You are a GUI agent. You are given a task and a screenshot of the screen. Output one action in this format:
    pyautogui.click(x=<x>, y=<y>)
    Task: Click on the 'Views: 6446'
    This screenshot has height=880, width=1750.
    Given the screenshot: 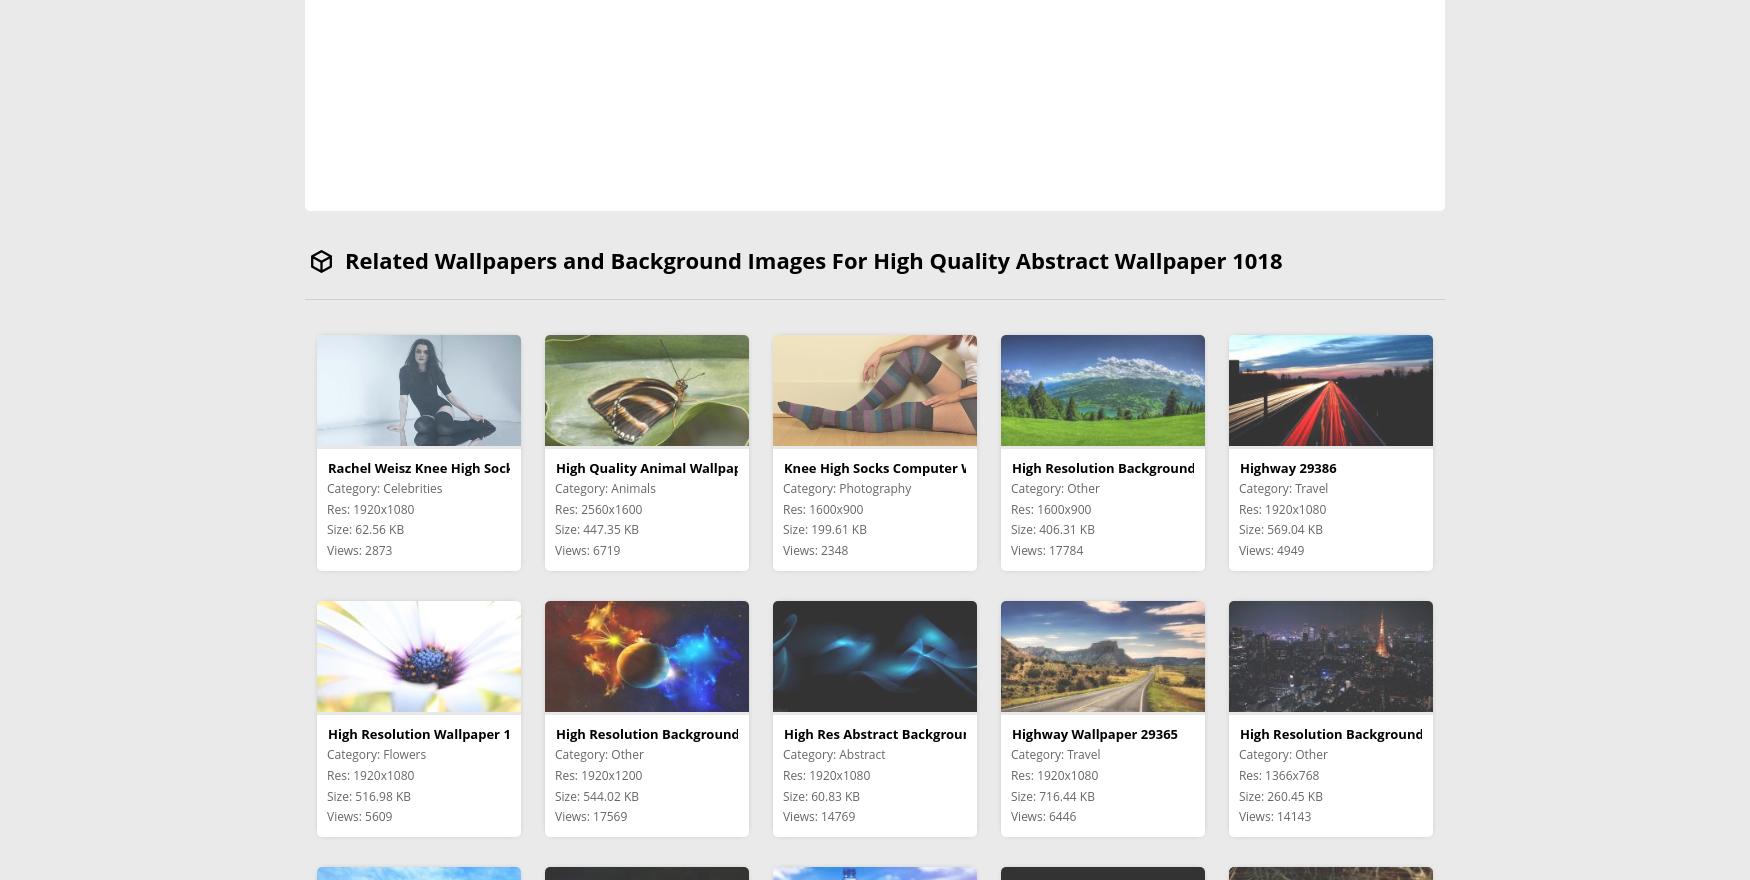 What is the action you would take?
    pyautogui.click(x=1042, y=815)
    